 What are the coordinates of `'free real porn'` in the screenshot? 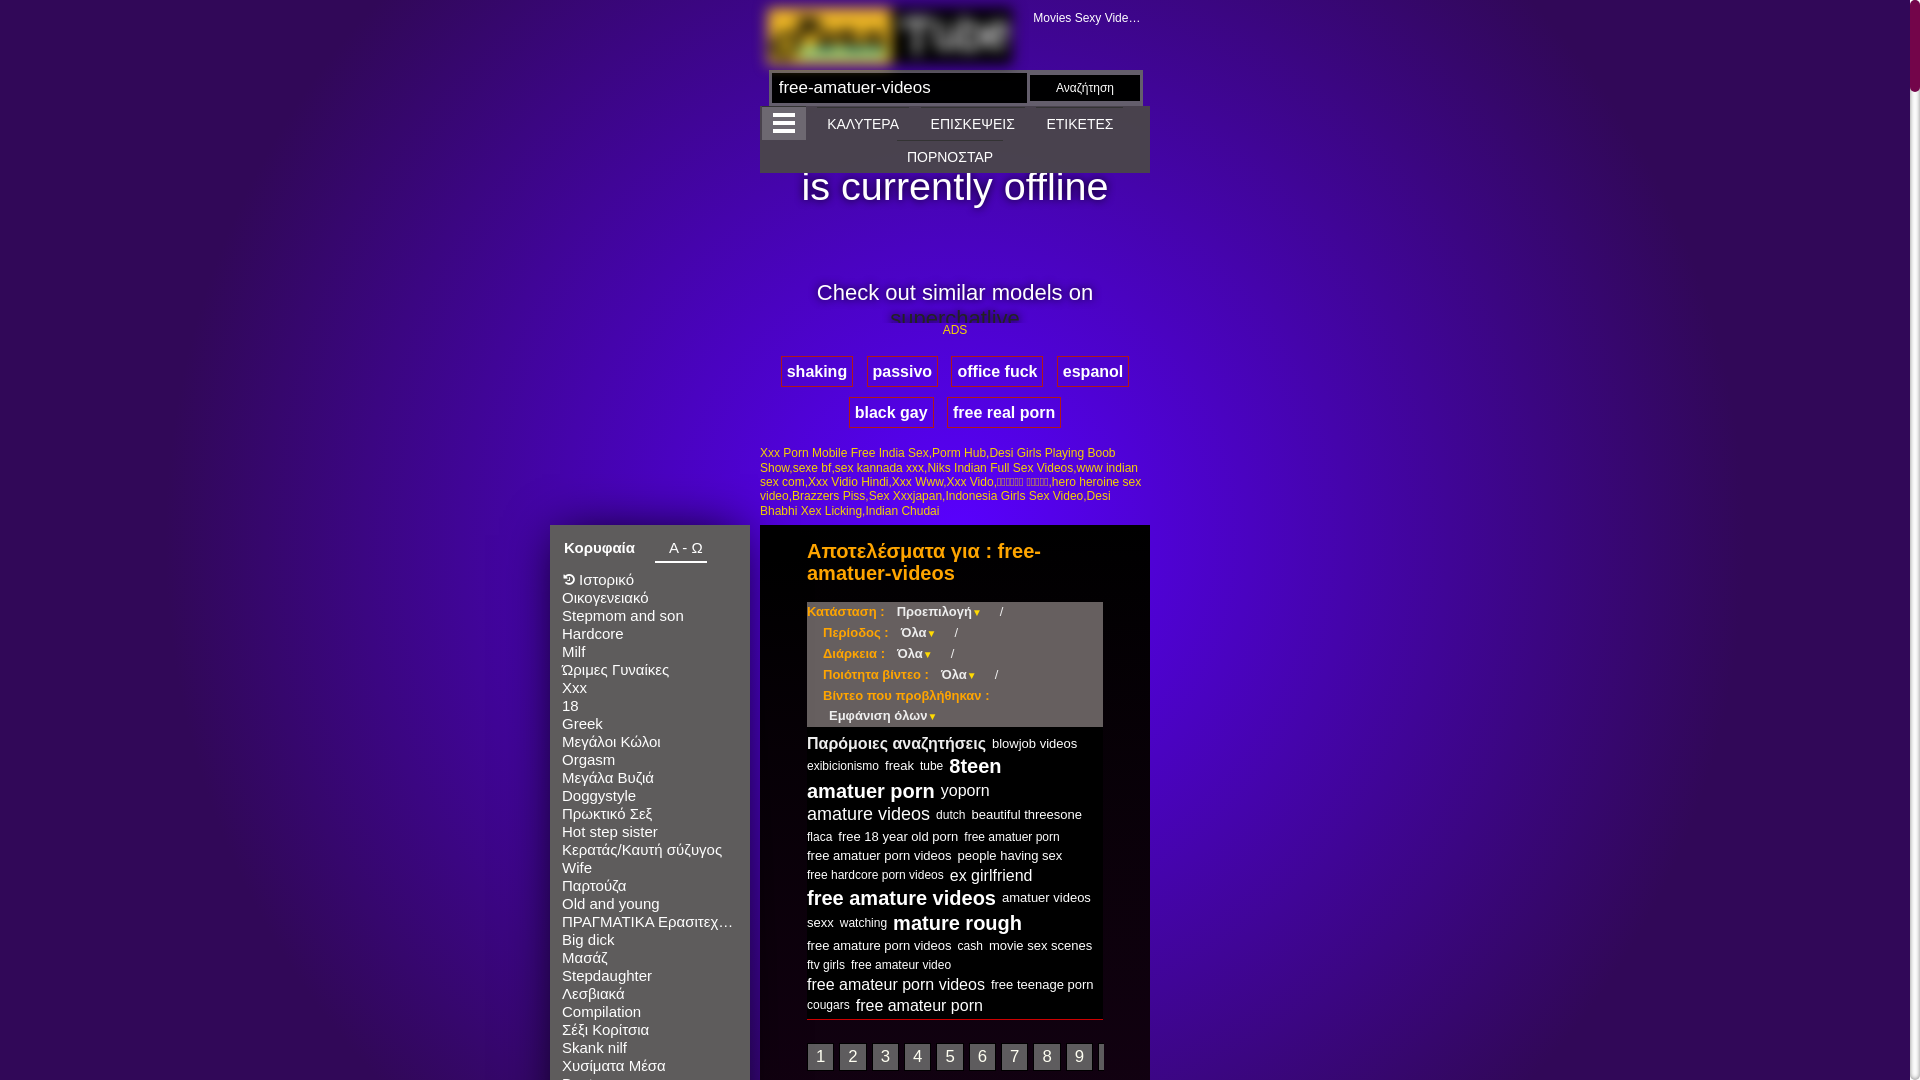 It's located at (945, 411).